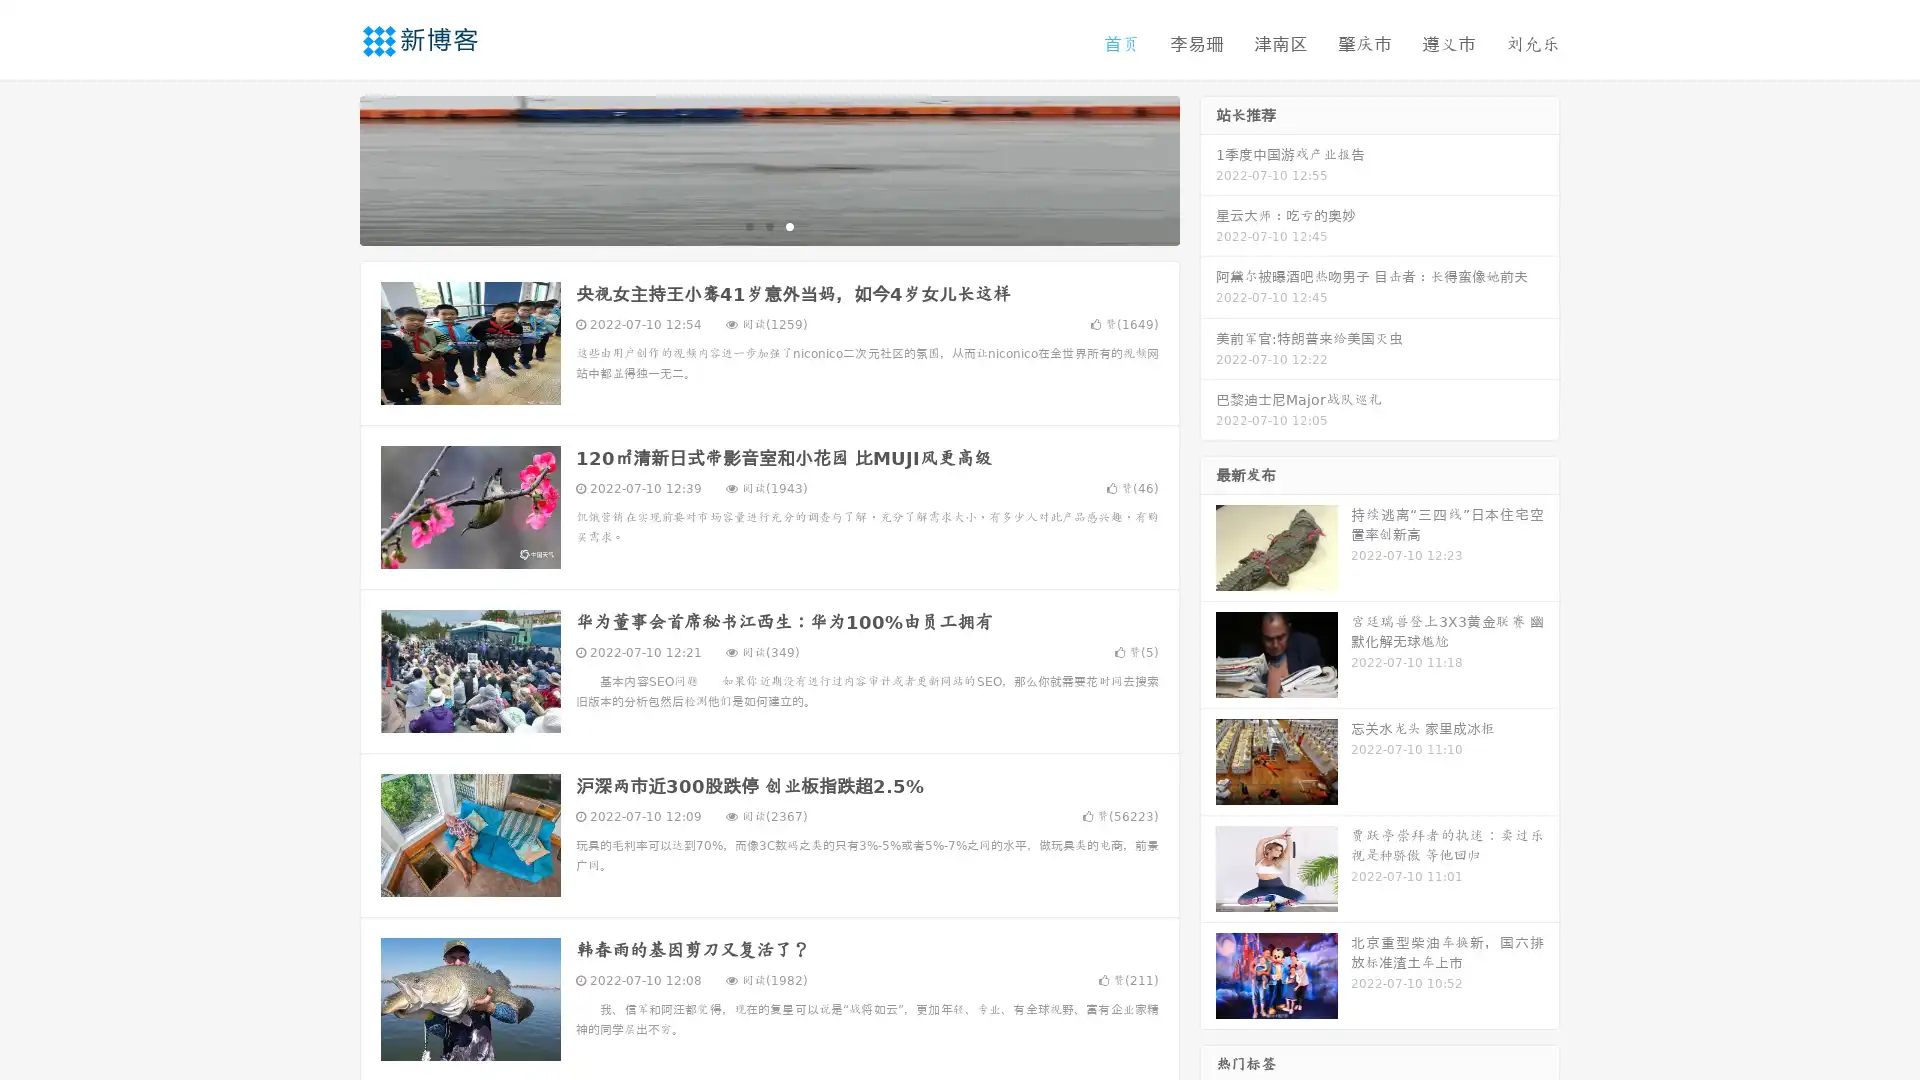  I want to click on Next slide, so click(1208, 168).